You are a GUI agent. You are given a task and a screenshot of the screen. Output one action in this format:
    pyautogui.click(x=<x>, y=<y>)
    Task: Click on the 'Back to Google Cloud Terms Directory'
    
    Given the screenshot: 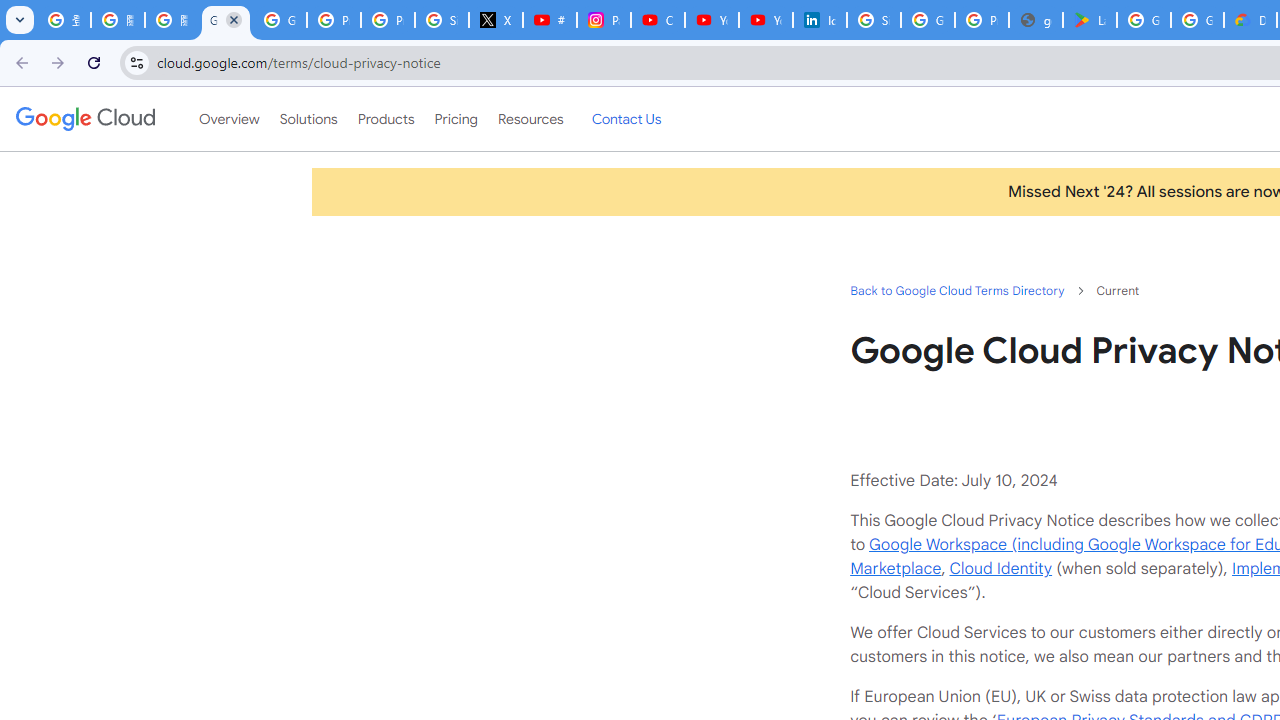 What is the action you would take?
    pyautogui.click(x=956, y=290)
    